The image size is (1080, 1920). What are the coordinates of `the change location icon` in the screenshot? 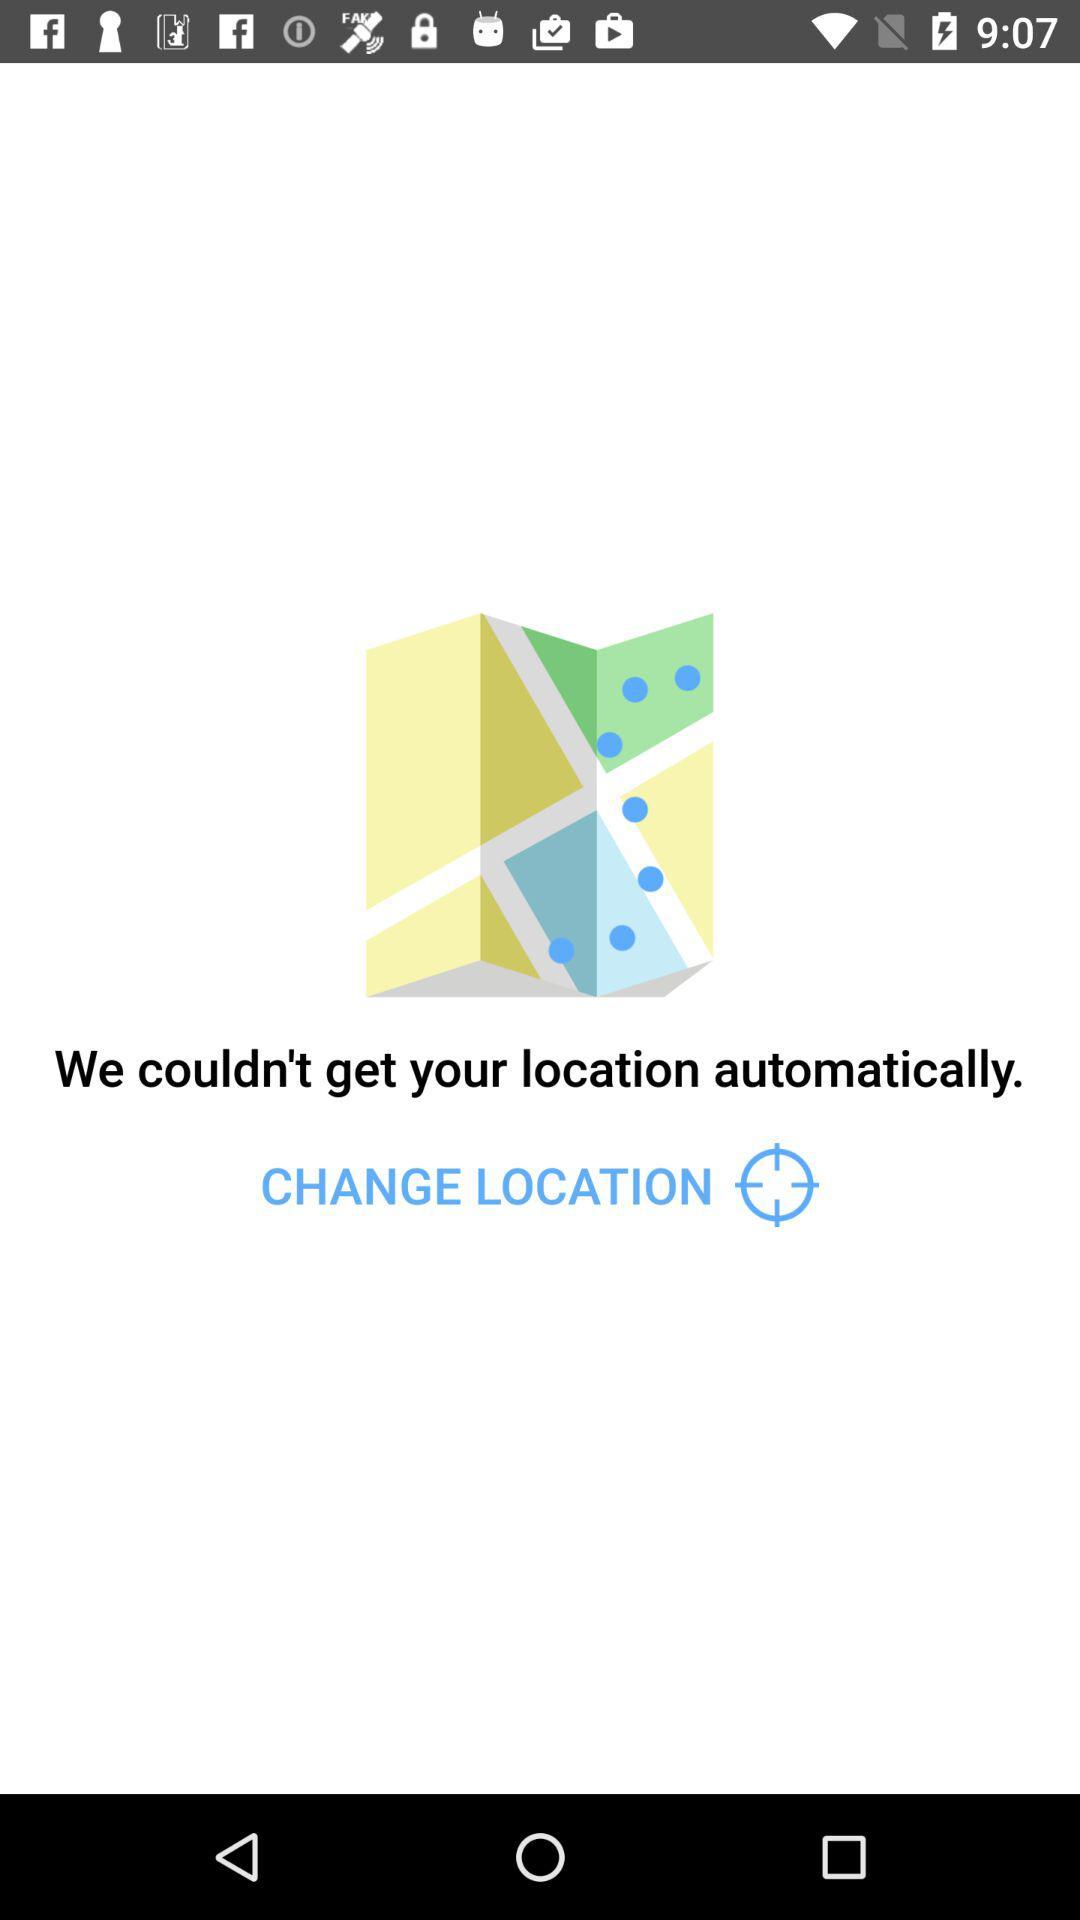 It's located at (538, 1185).